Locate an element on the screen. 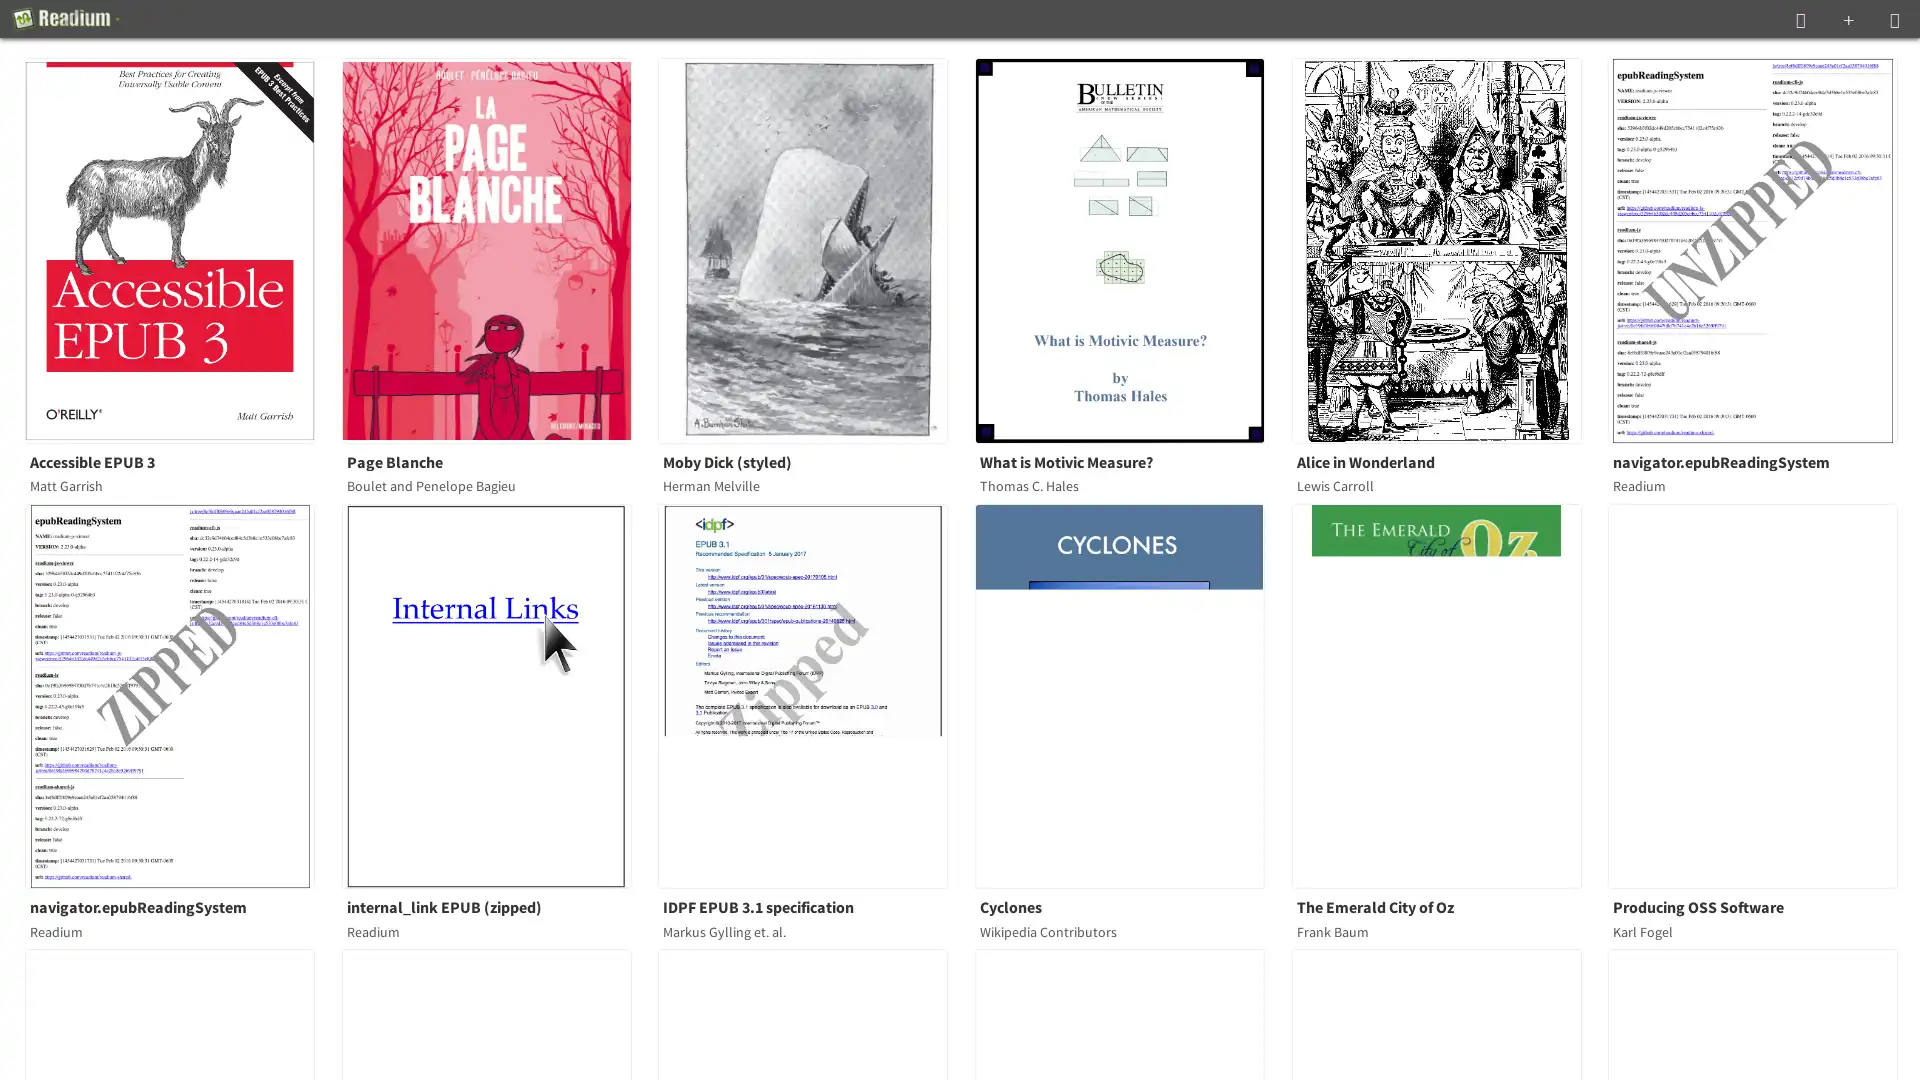 The image size is (1920, 1080). Add to Library is located at coordinates (1847, 19).